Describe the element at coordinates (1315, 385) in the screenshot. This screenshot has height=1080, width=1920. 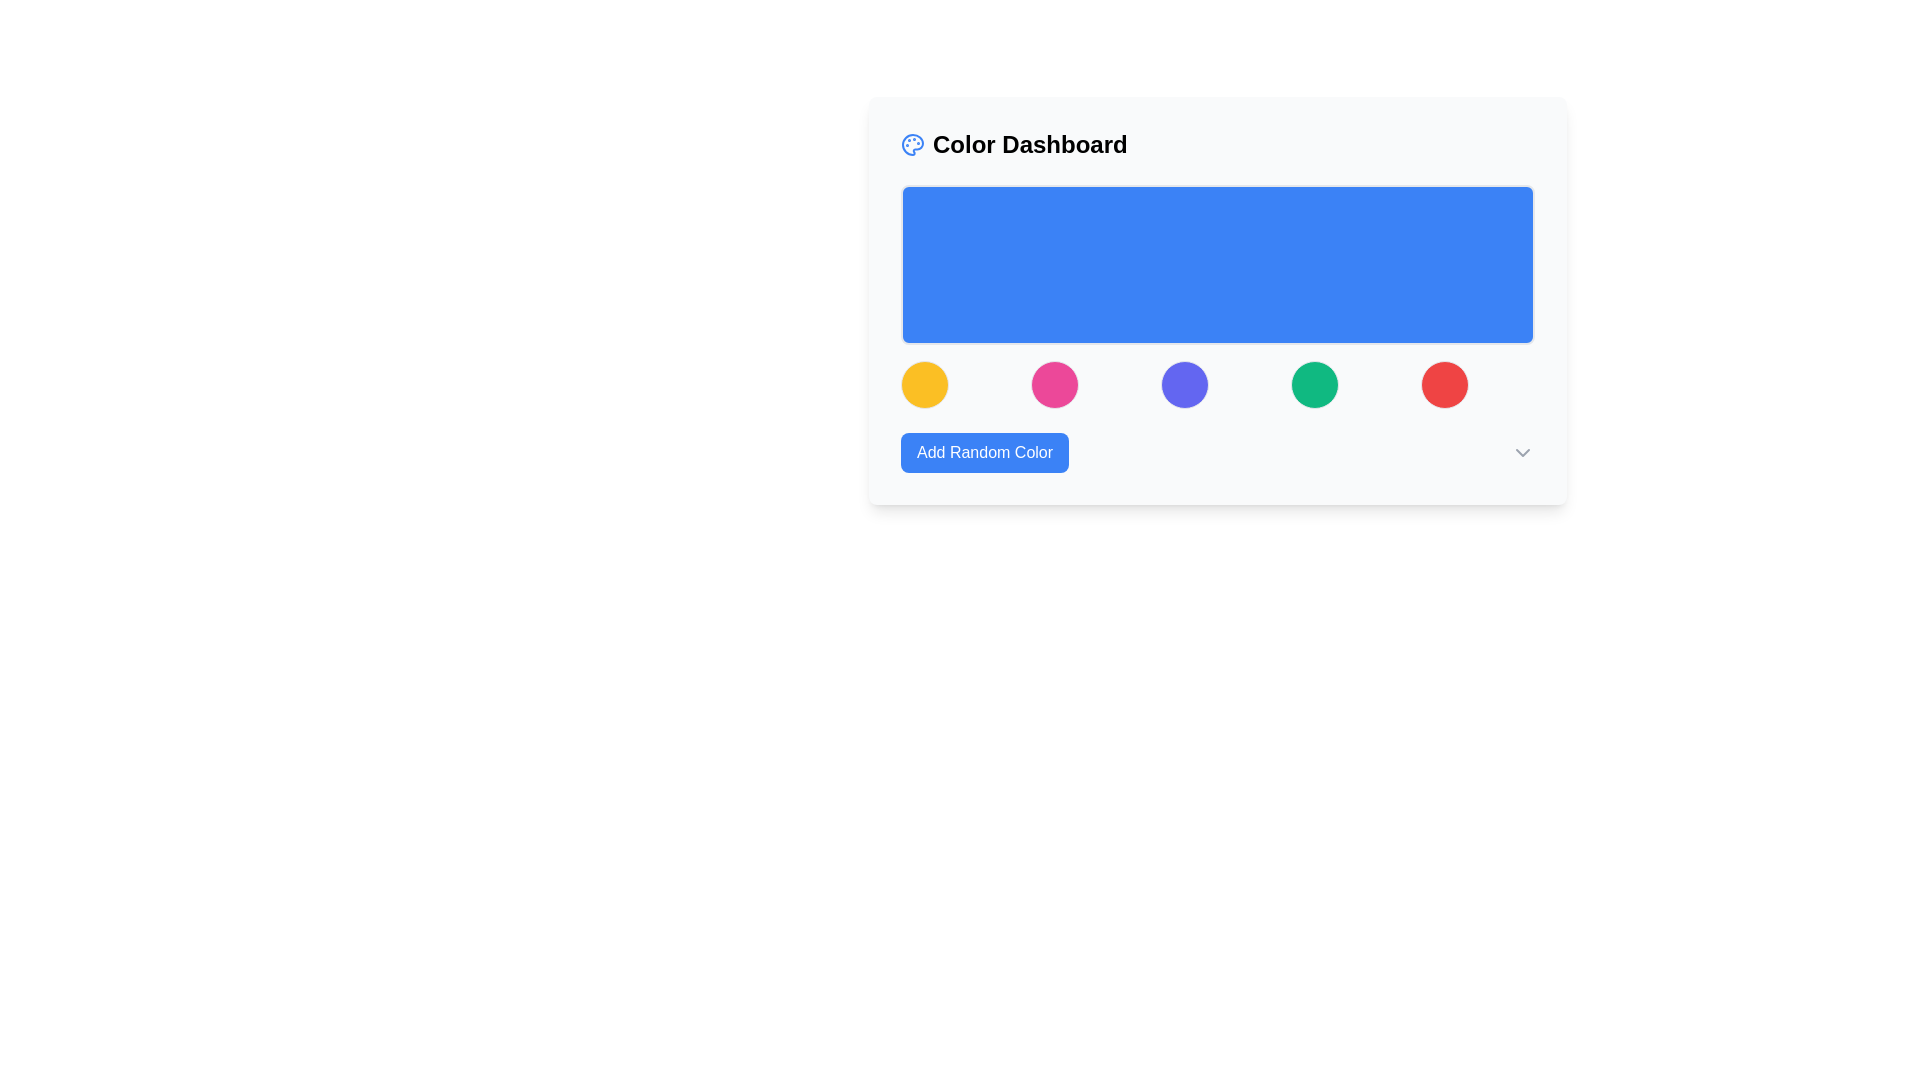
I see `the fourth circle in the row of five similar colored circles within the 'Color Dashboard'` at that location.